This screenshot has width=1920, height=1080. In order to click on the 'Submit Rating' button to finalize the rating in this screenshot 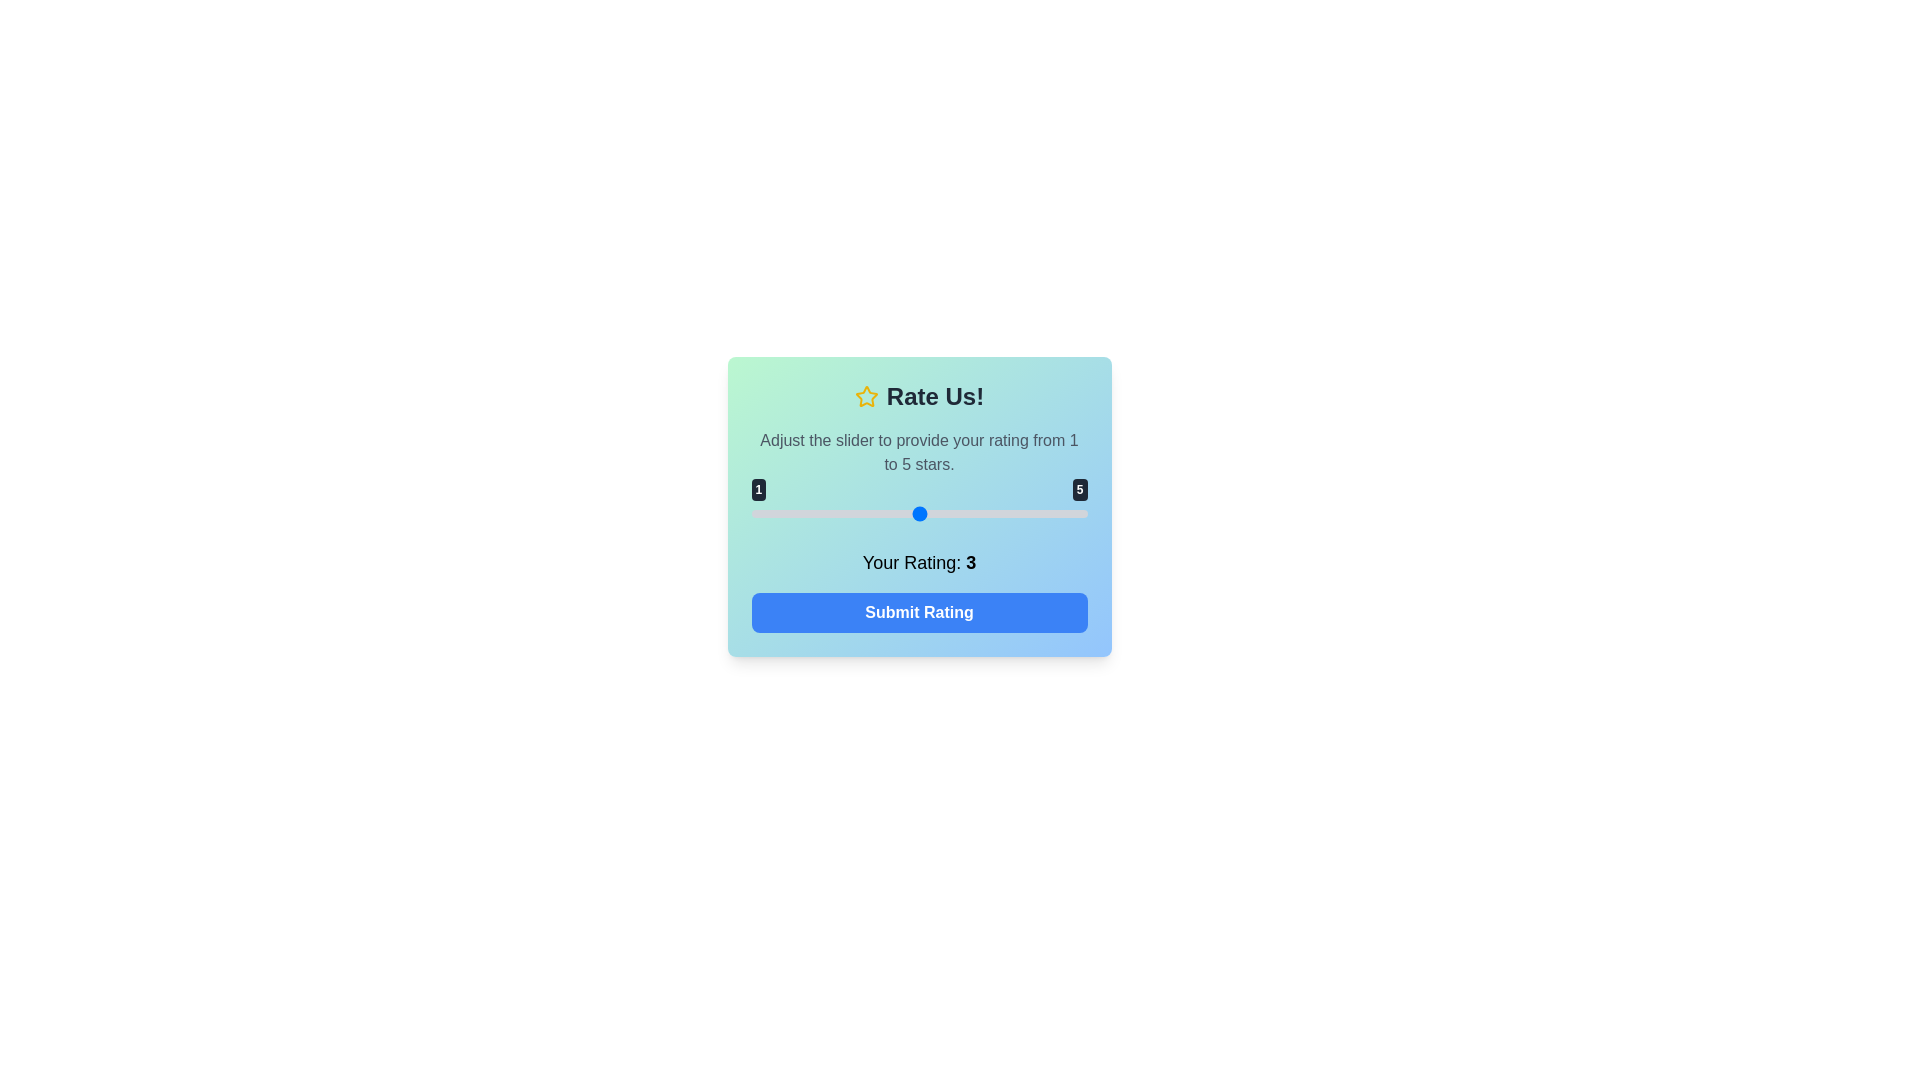, I will do `click(918, 612)`.